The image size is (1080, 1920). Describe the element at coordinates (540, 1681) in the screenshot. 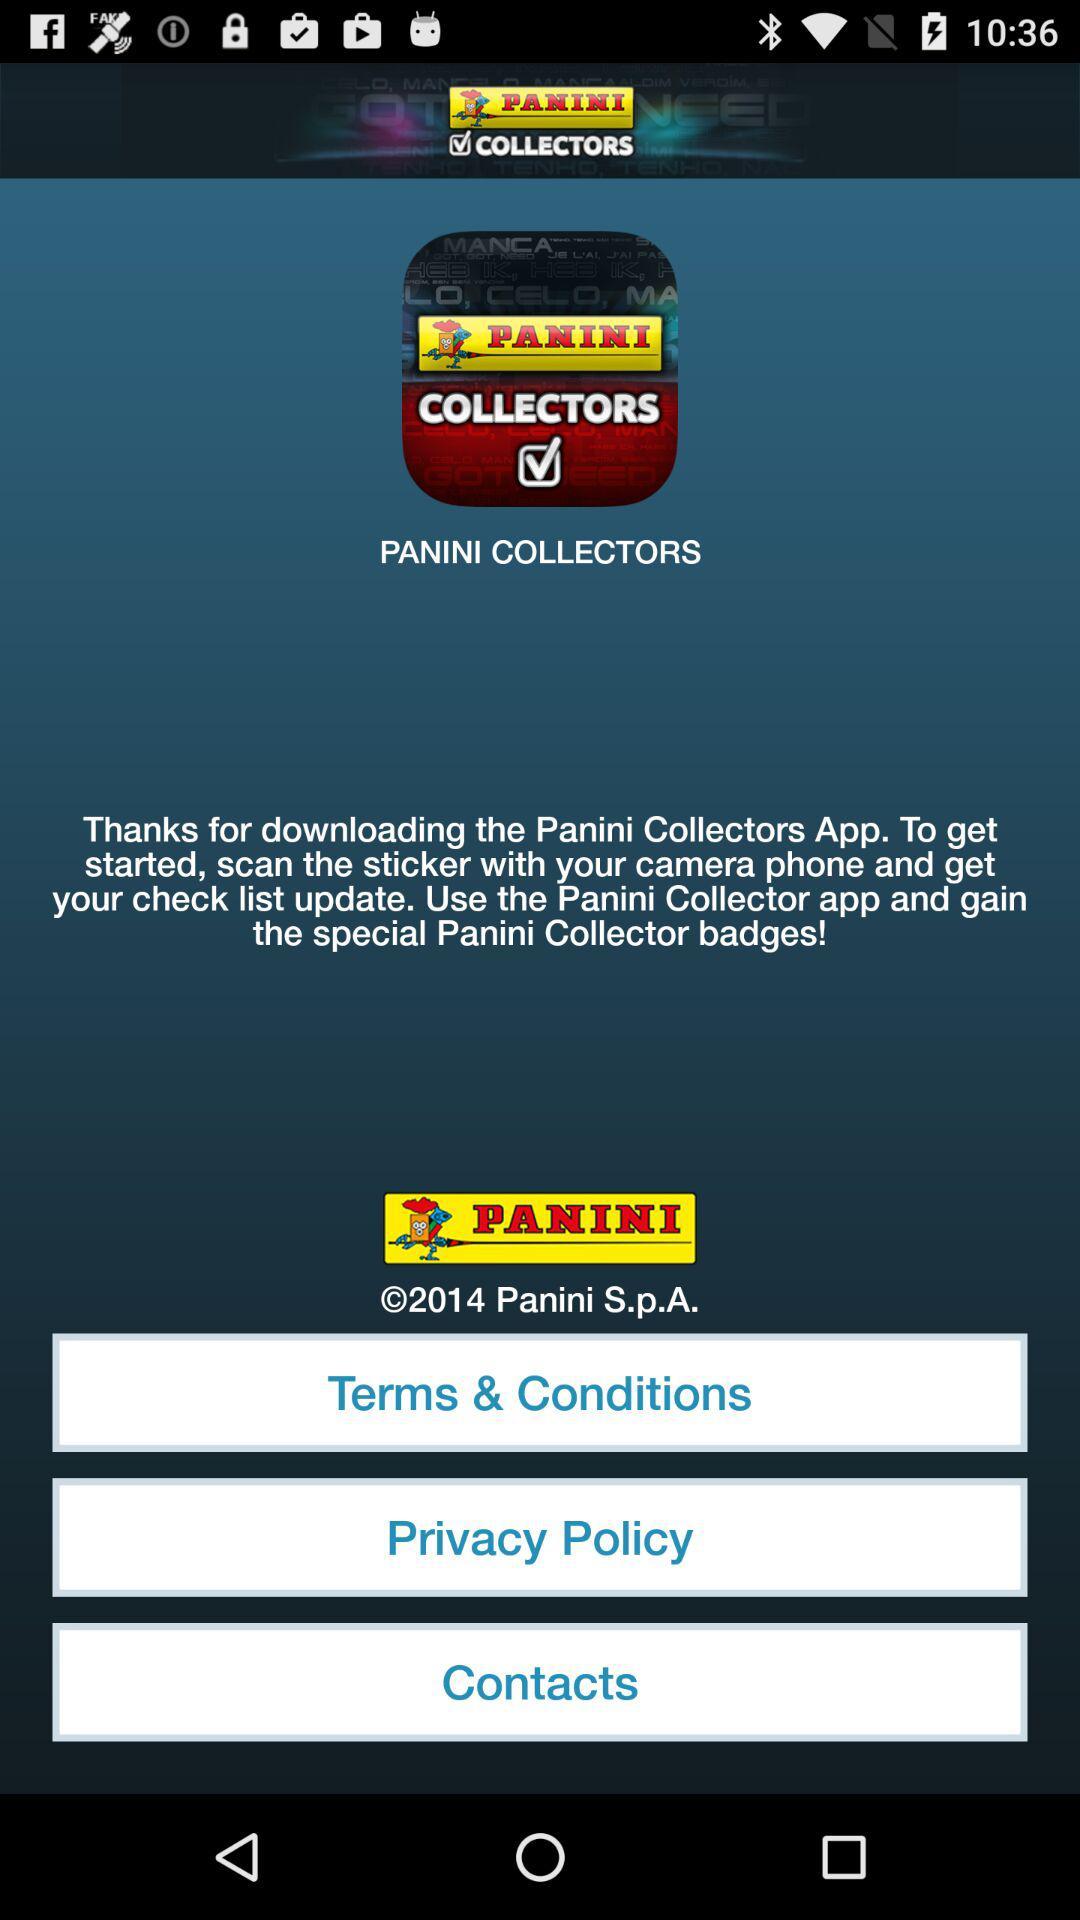

I see `the item below privacy policy icon` at that location.